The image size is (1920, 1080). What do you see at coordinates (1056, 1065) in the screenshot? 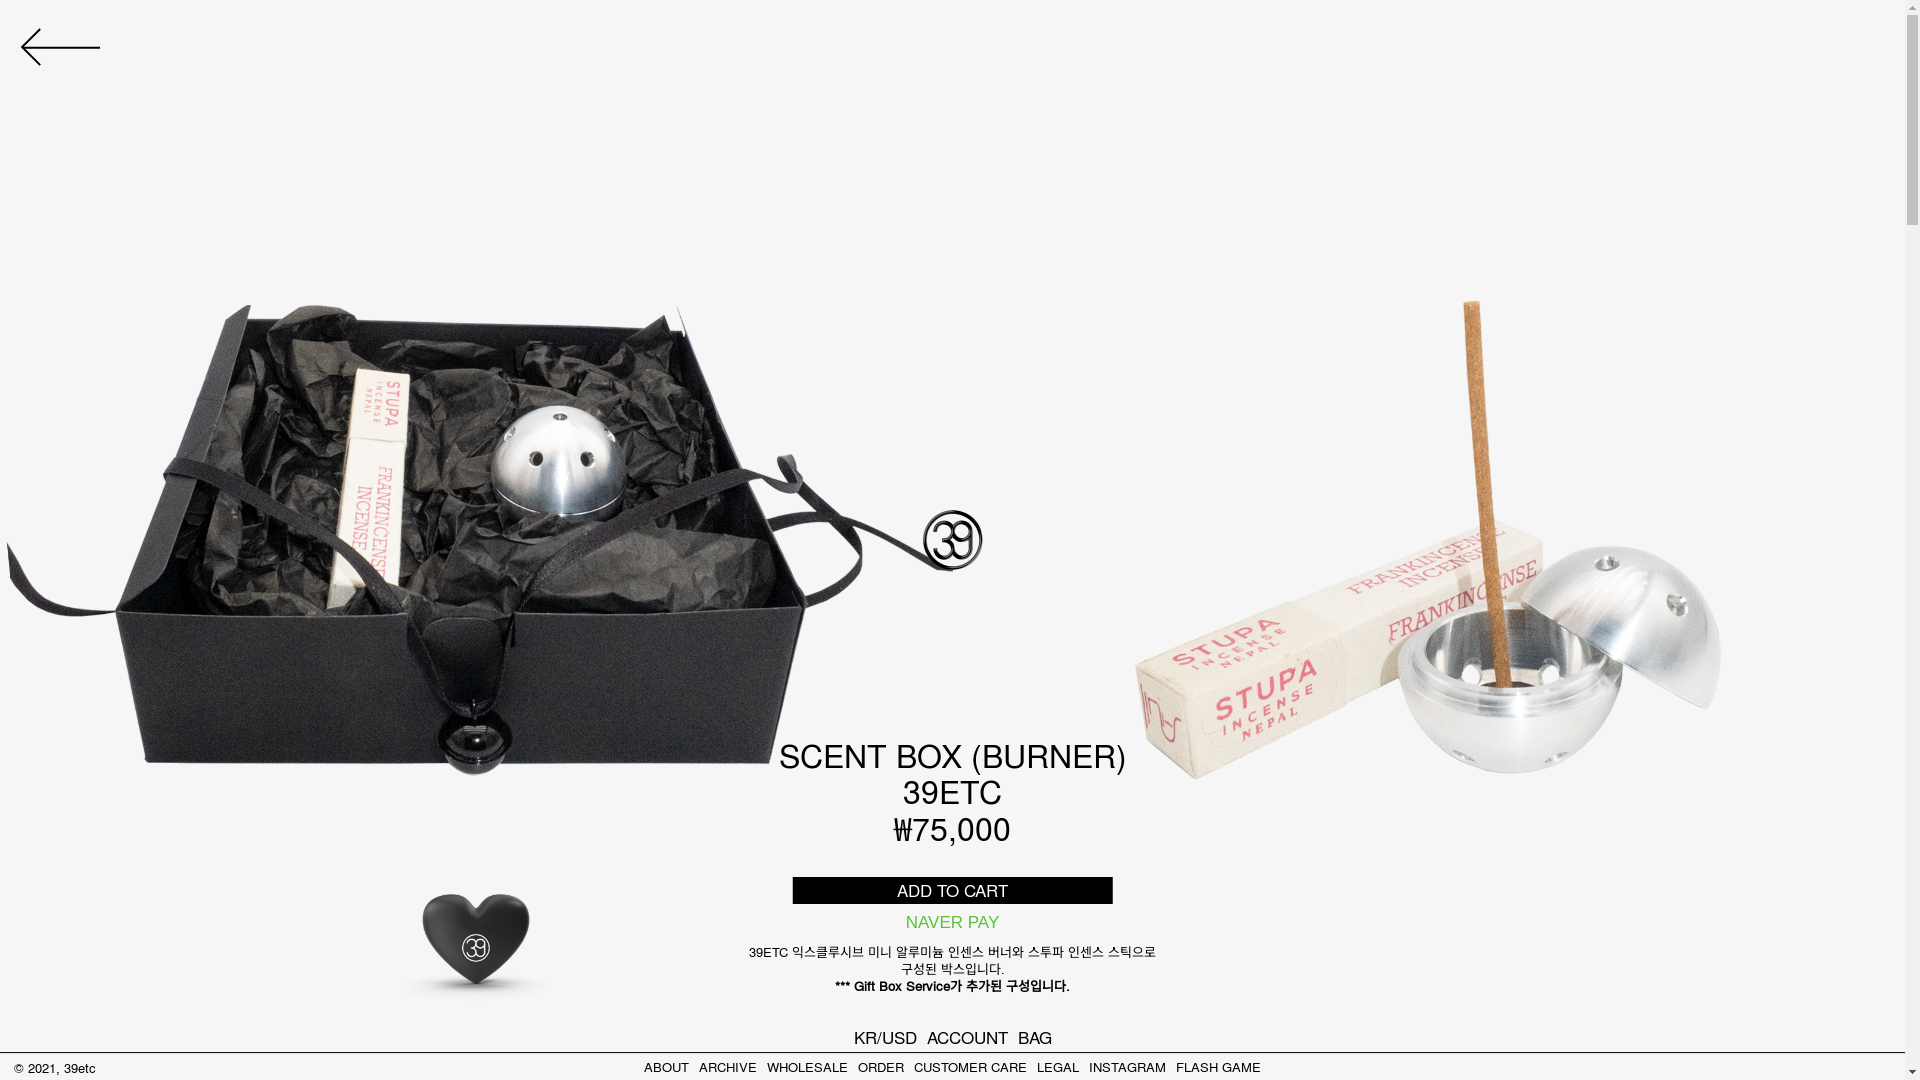
I see `'LEGAL'` at bounding box center [1056, 1065].